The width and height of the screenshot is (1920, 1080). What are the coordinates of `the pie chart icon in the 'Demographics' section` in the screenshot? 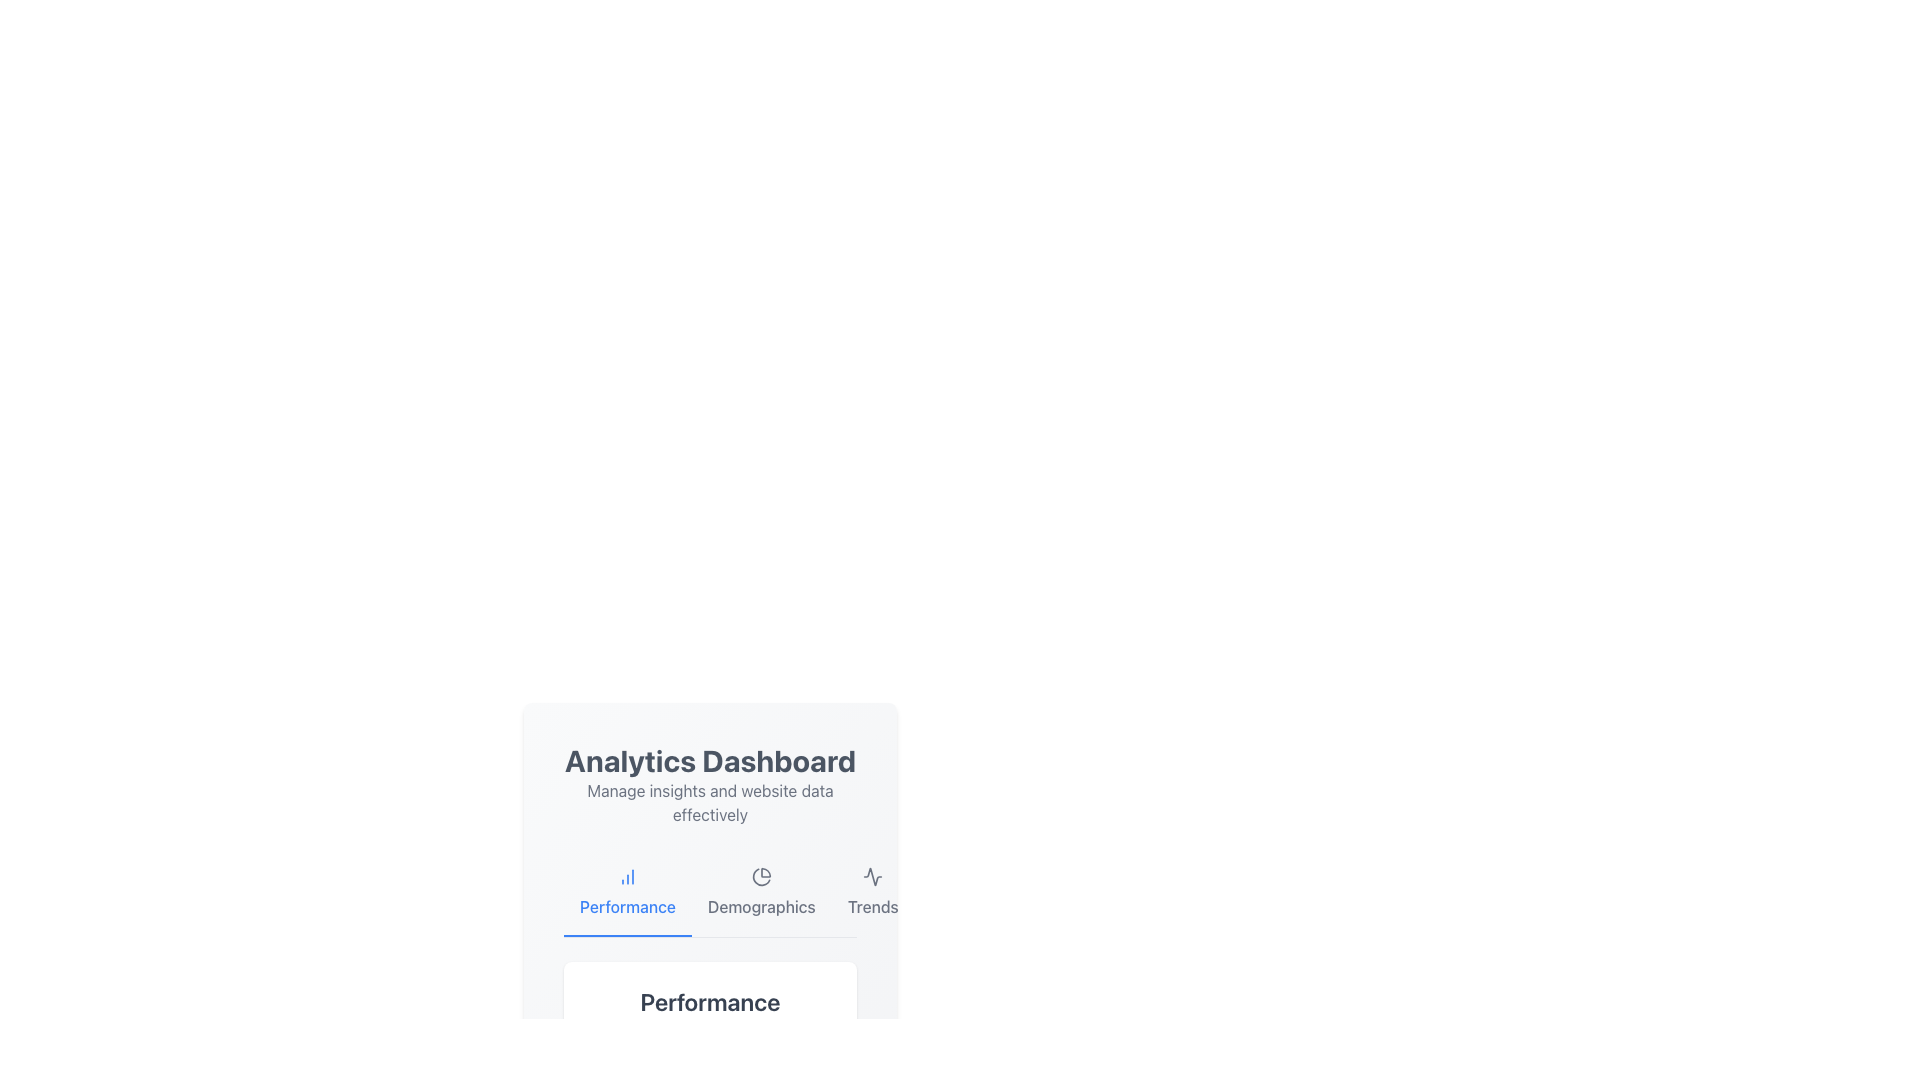 It's located at (760, 876).